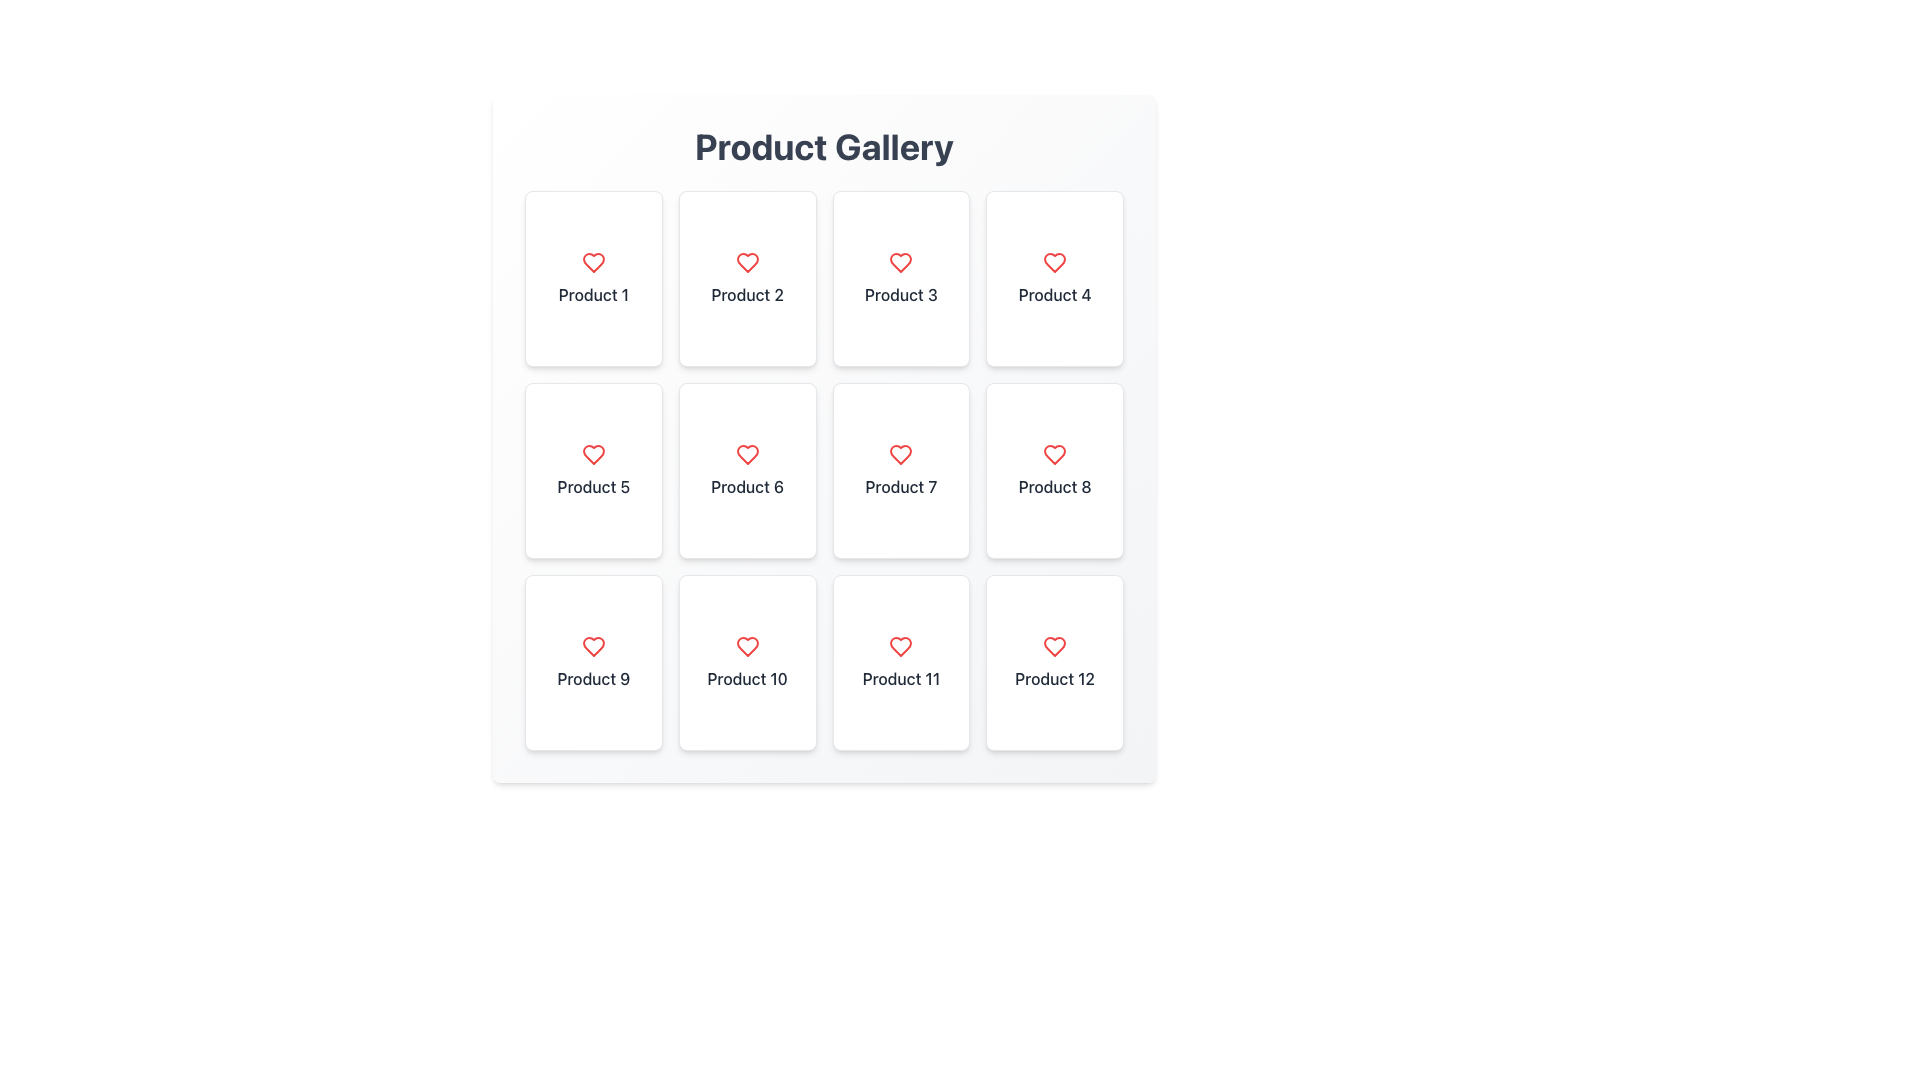 The width and height of the screenshot is (1920, 1080). Describe the element at coordinates (592, 261) in the screenshot. I see `the red heart-shaped SVG icon located in the top-left corner of the 'Product Gallery' grid above the text label 'Product 1'` at that location.